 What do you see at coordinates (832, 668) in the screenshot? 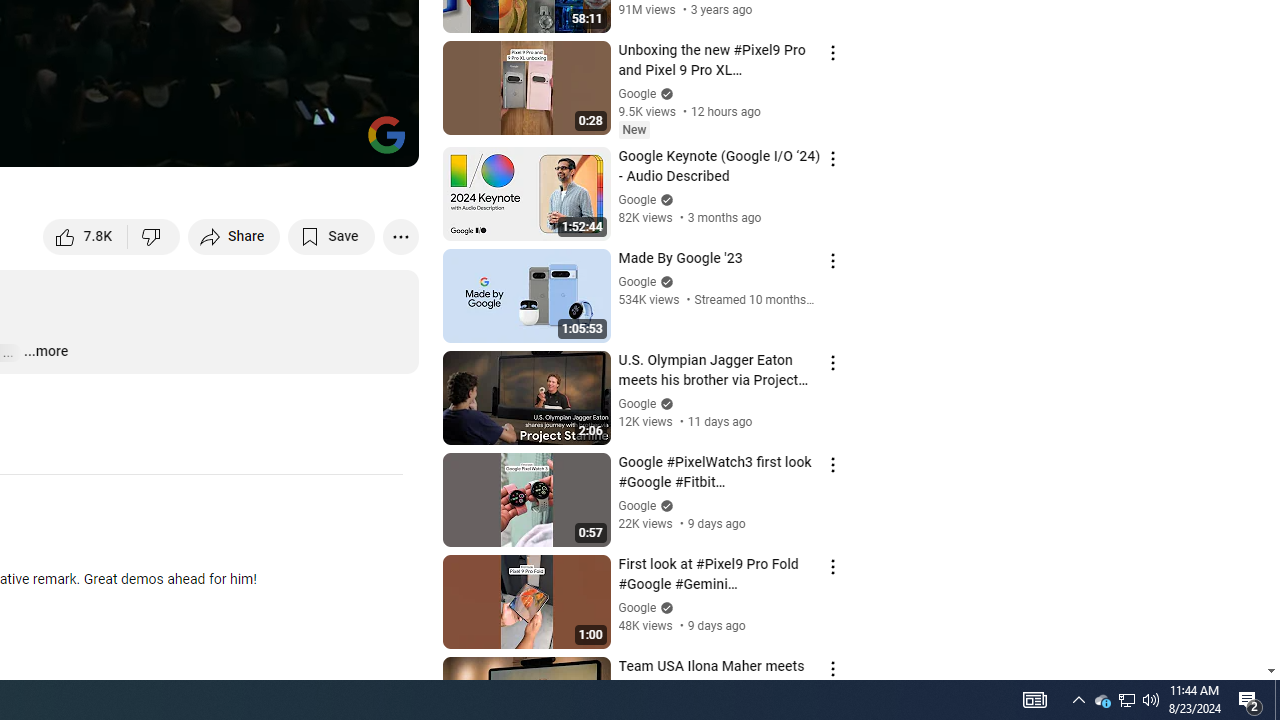
I see `'Action menu'` at bounding box center [832, 668].